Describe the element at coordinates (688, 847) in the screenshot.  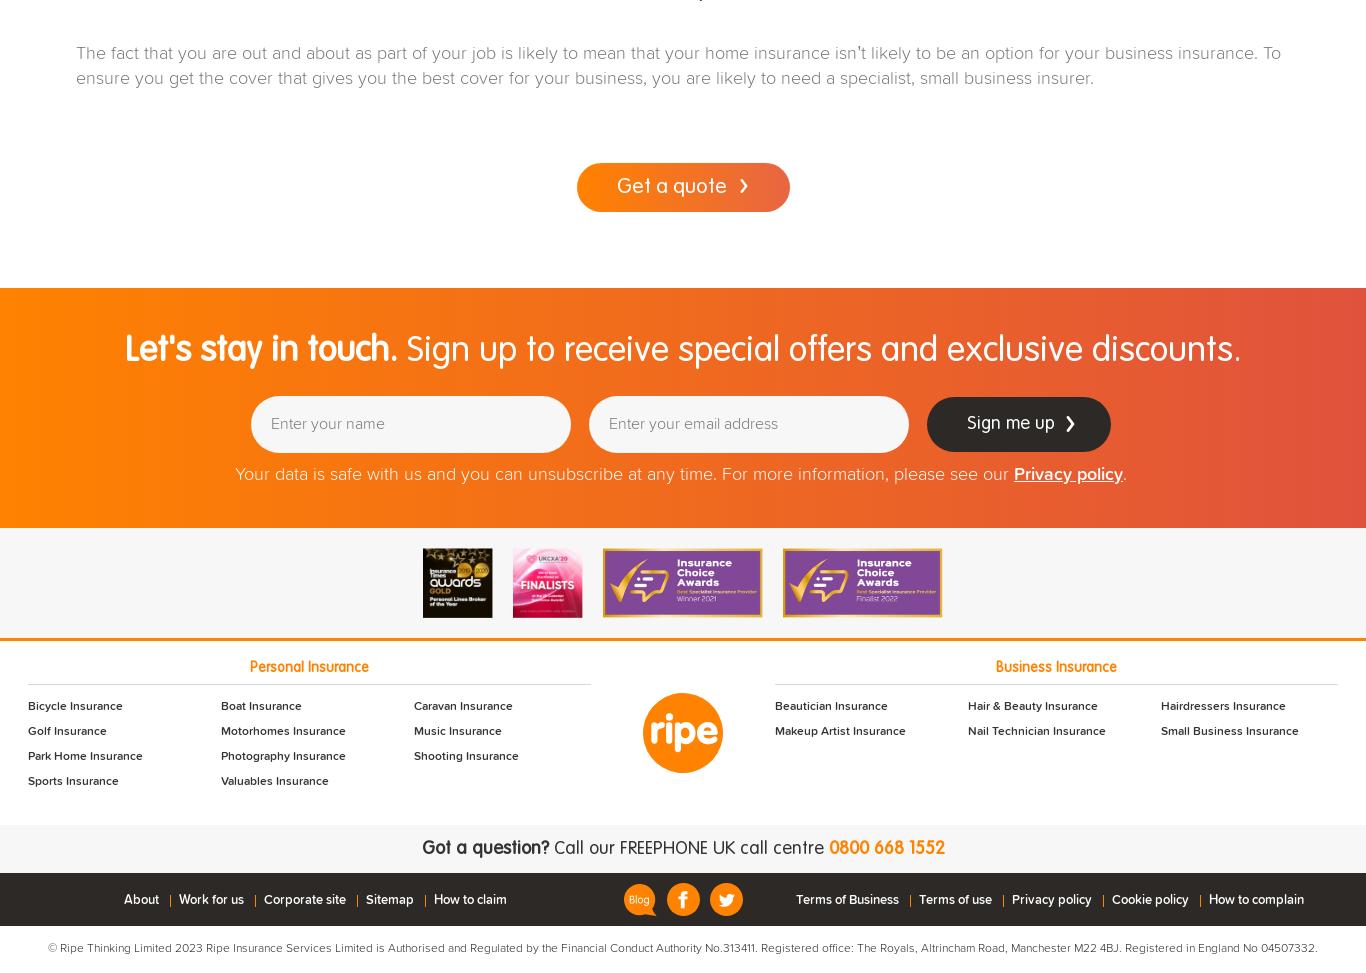
I see `'Call our FREEPHONE UK call centre'` at that location.